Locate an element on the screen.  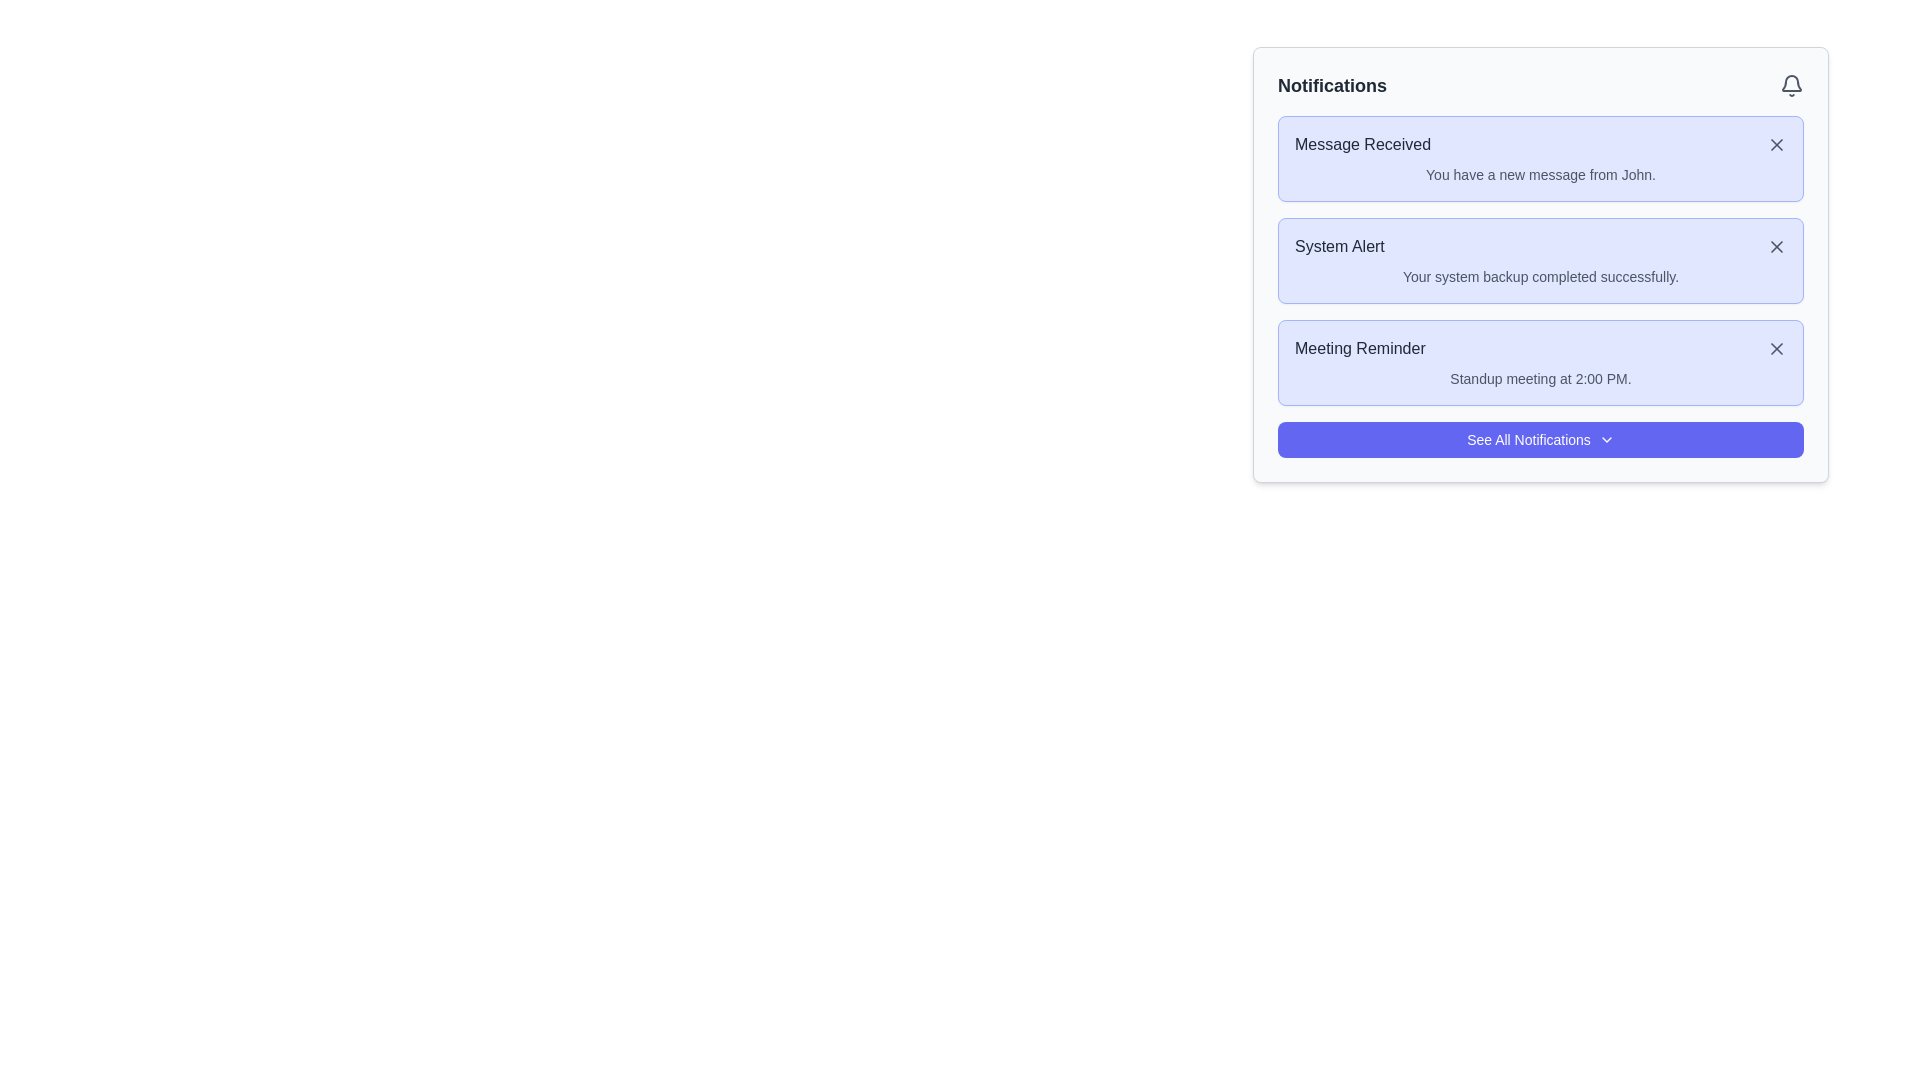
textual label stating 'Your system backup completed successfully.' located below the title 'System Alert' within the second notification card is located at coordinates (1539, 277).